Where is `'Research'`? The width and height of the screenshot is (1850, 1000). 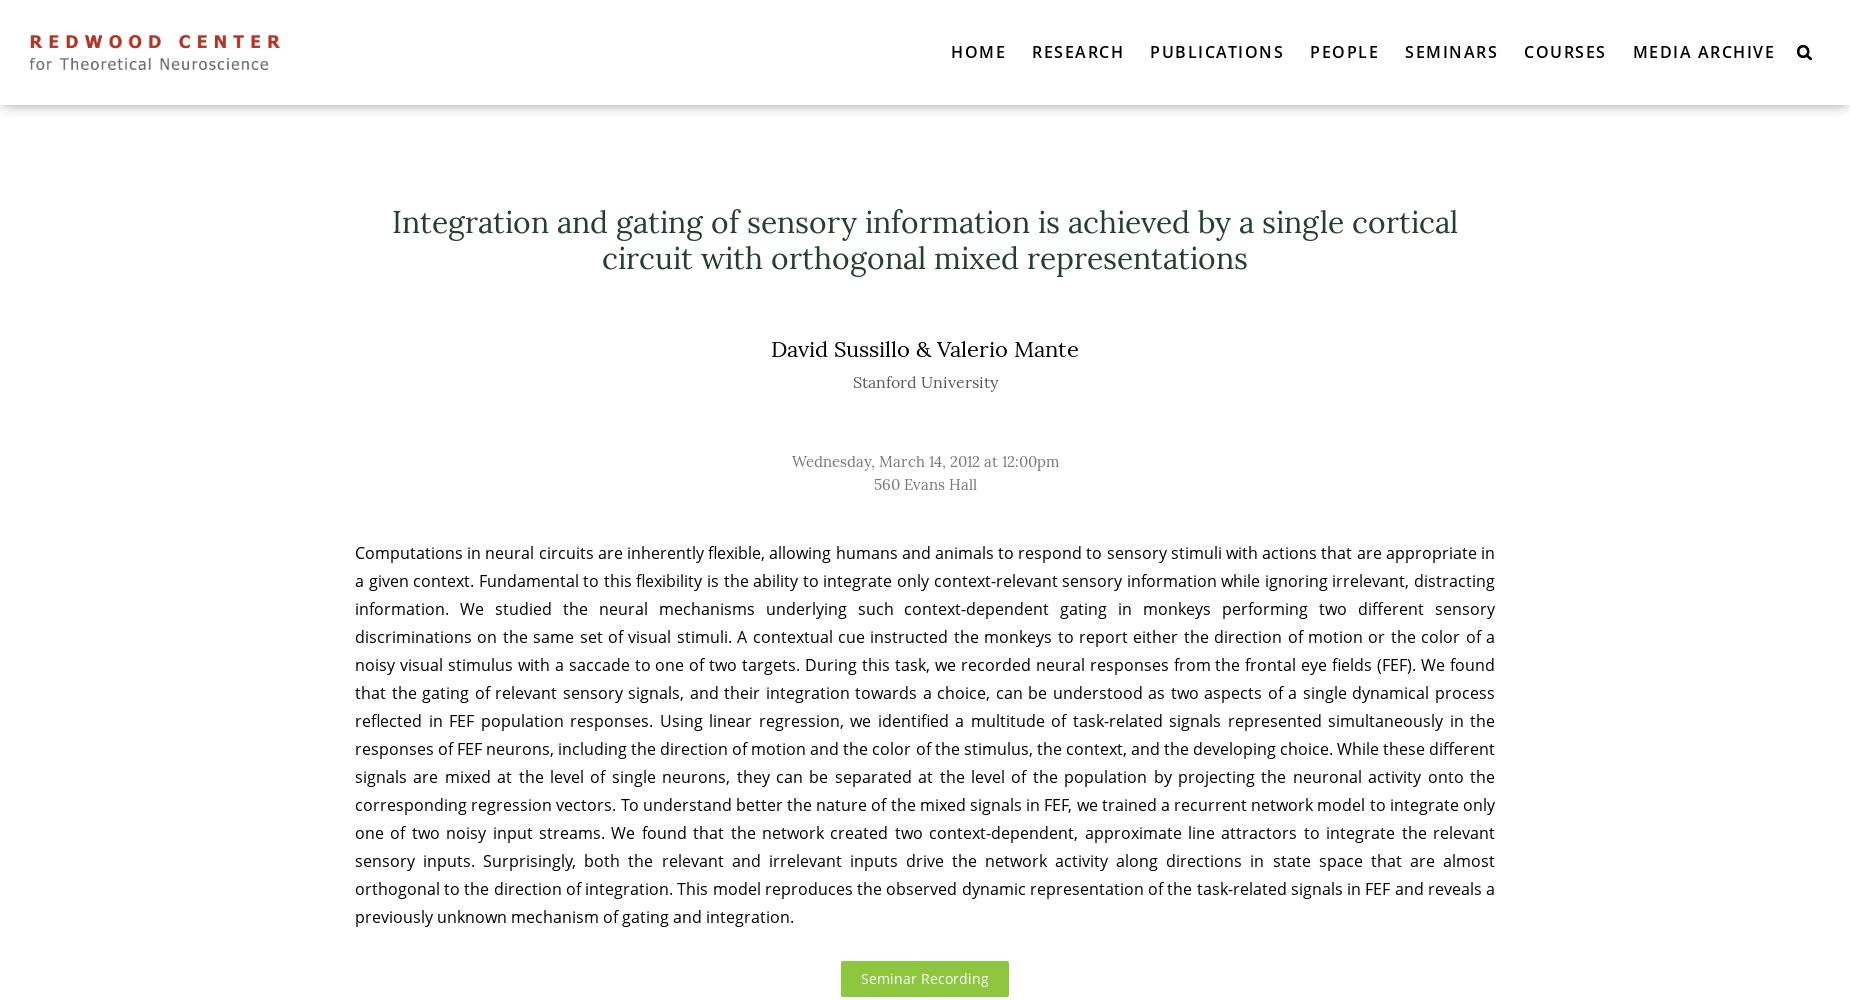
'Research' is located at coordinates (1076, 51).